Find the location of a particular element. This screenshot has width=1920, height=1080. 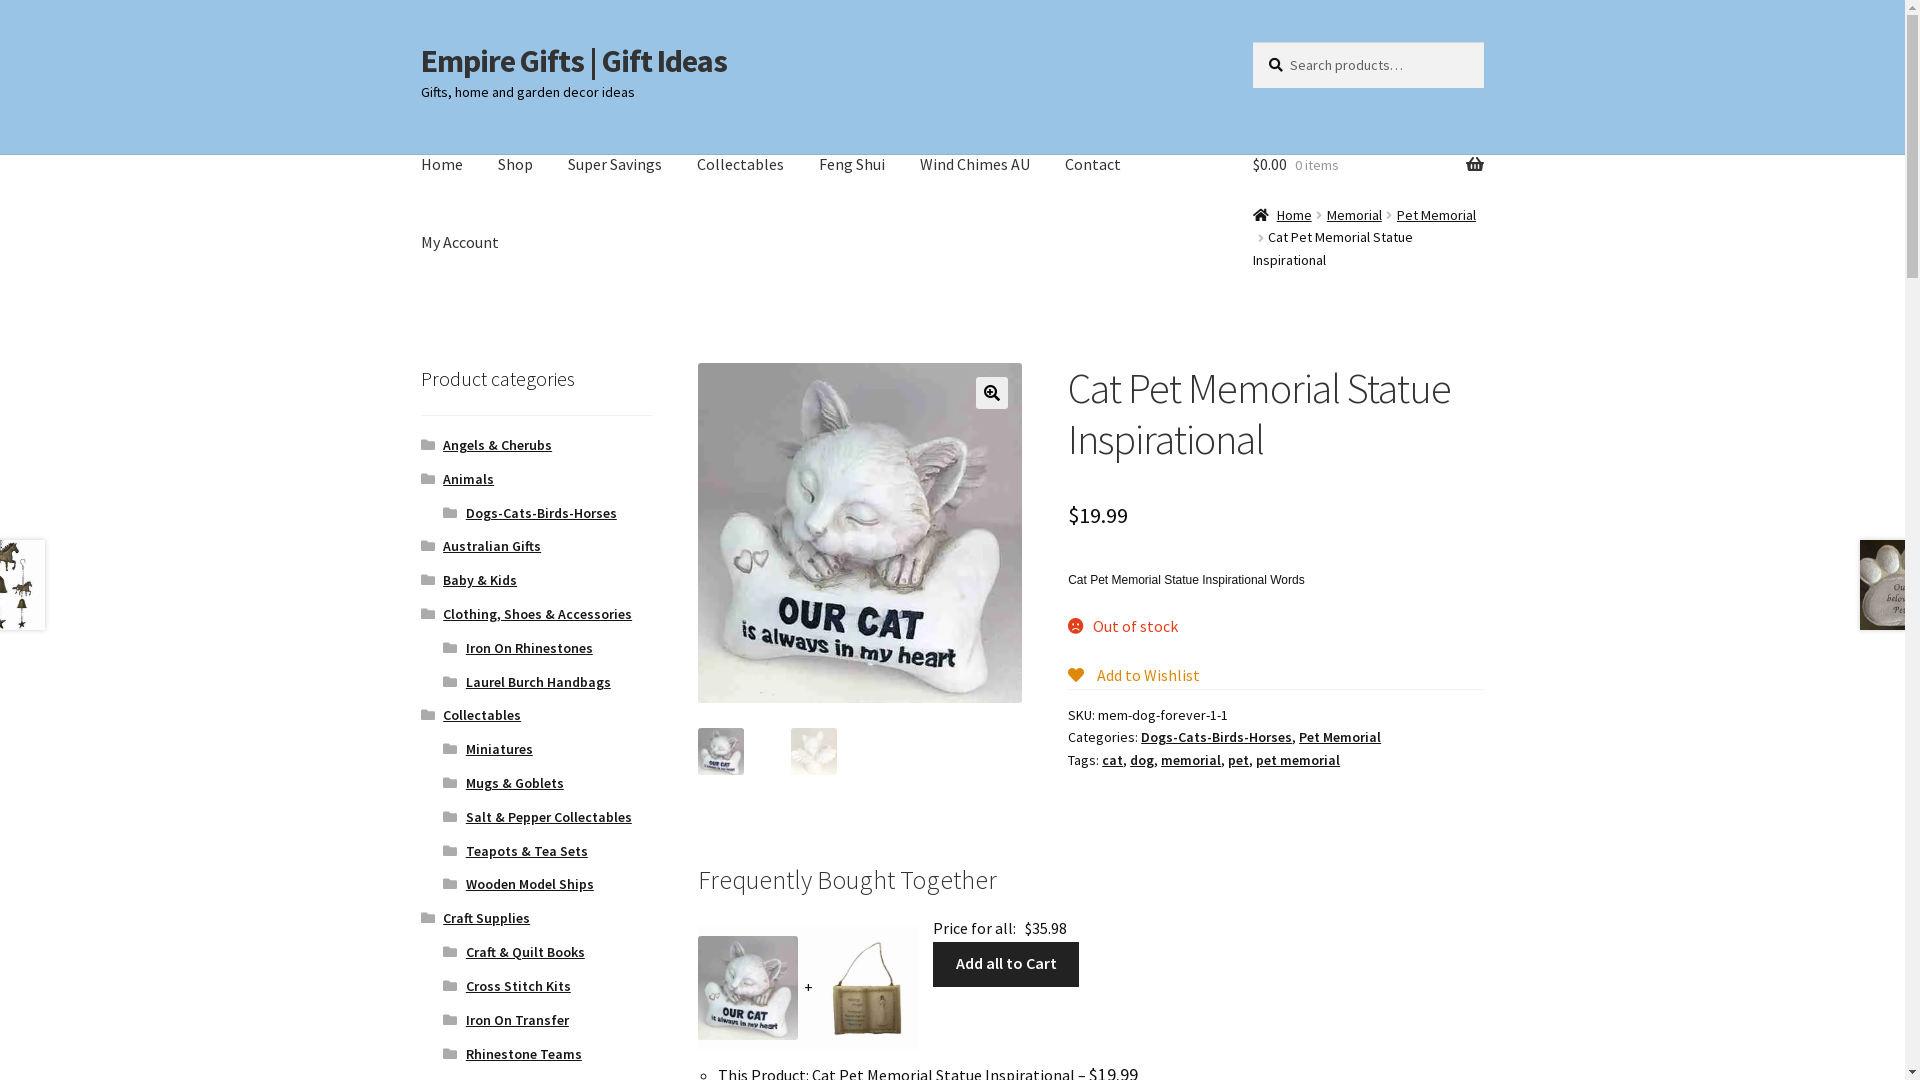

'Add to Wishlist' is located at coordinates (1133, 675).